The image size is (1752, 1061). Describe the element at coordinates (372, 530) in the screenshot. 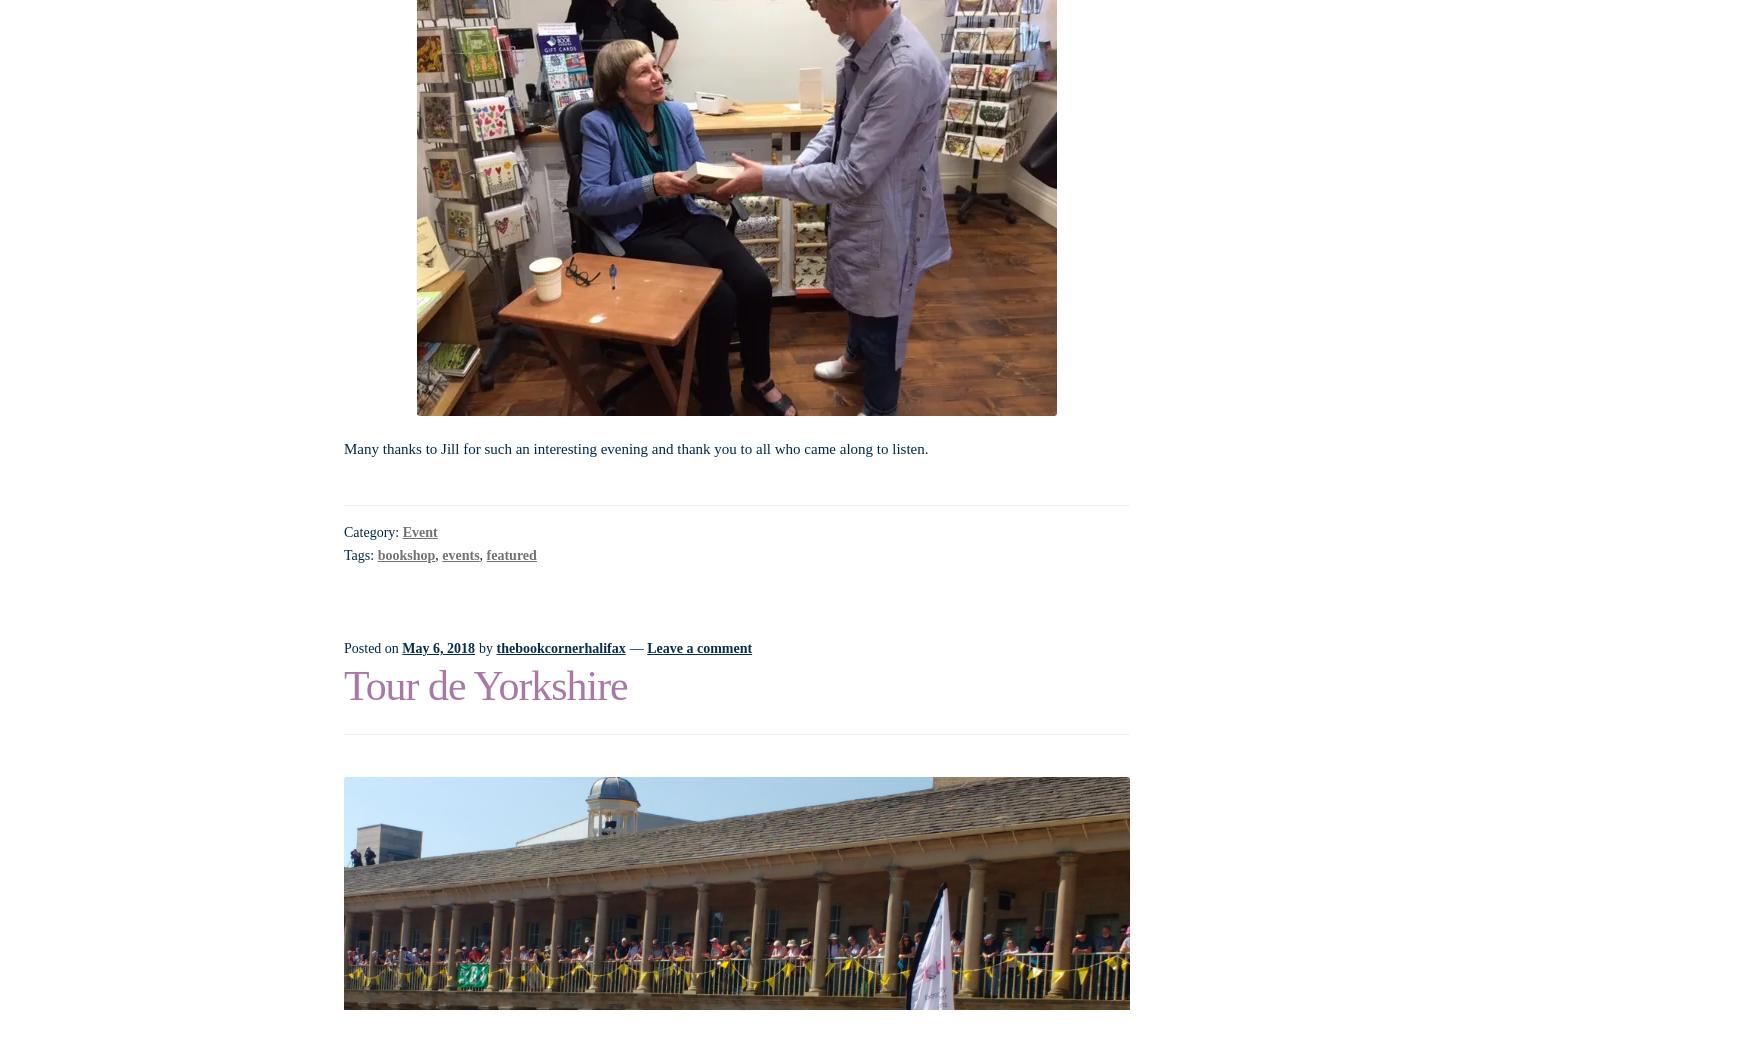

I see `'Category:'` at that location.